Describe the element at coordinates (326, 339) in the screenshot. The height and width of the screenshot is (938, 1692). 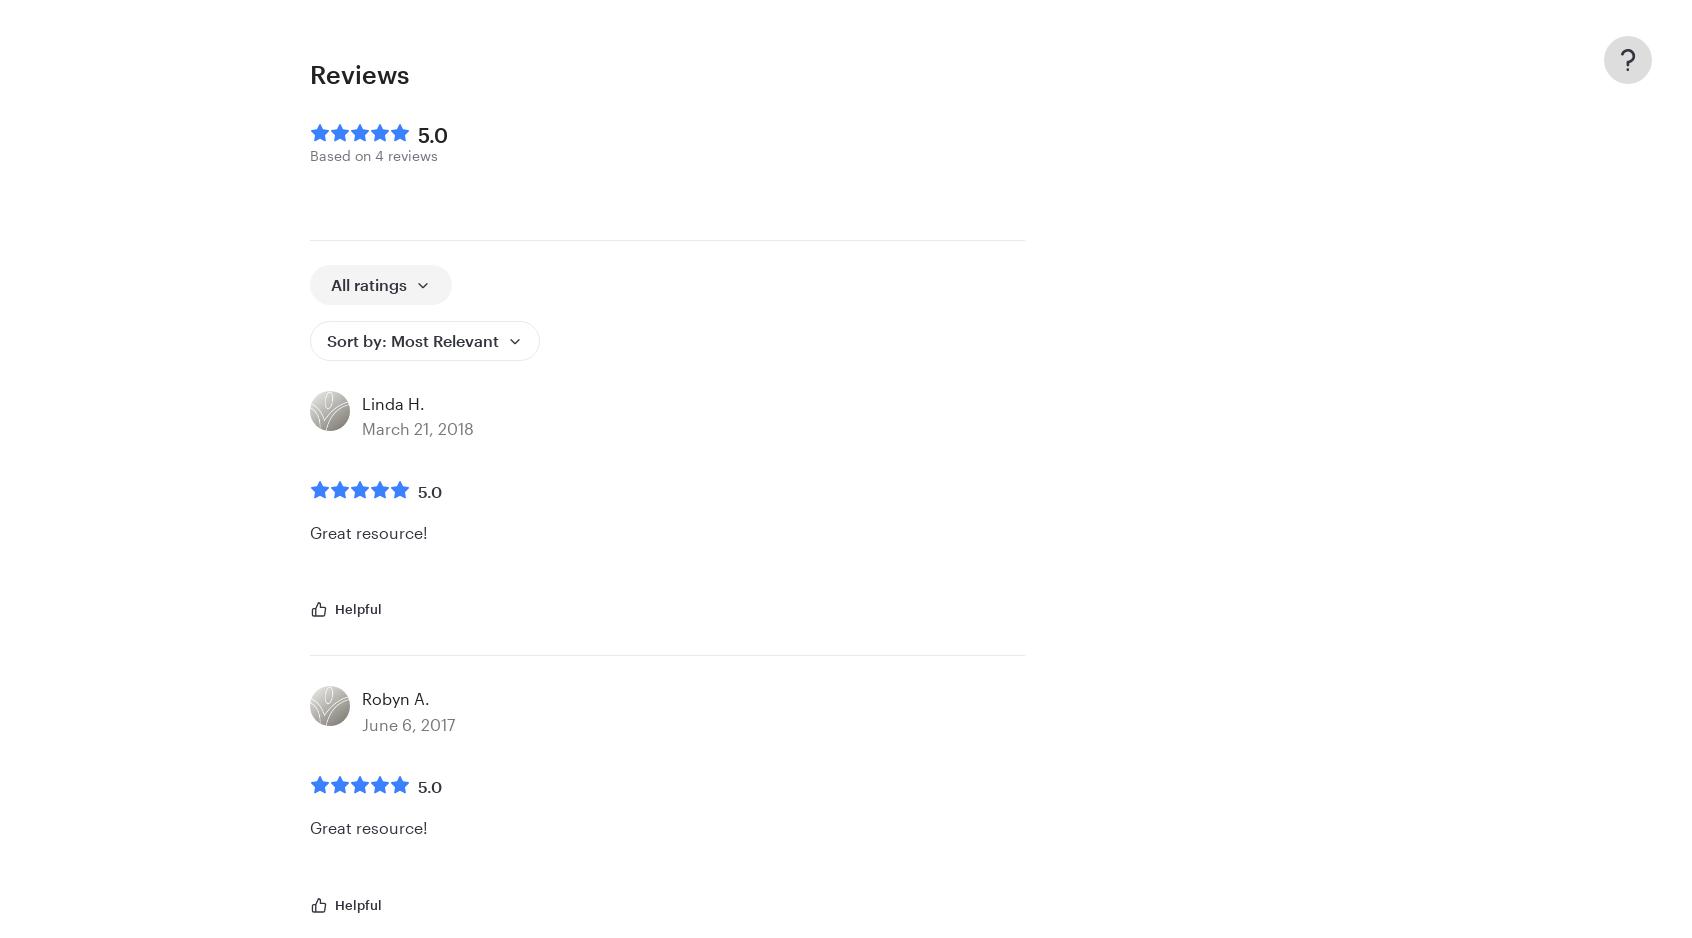
I see `'Sort by:'` at that location.